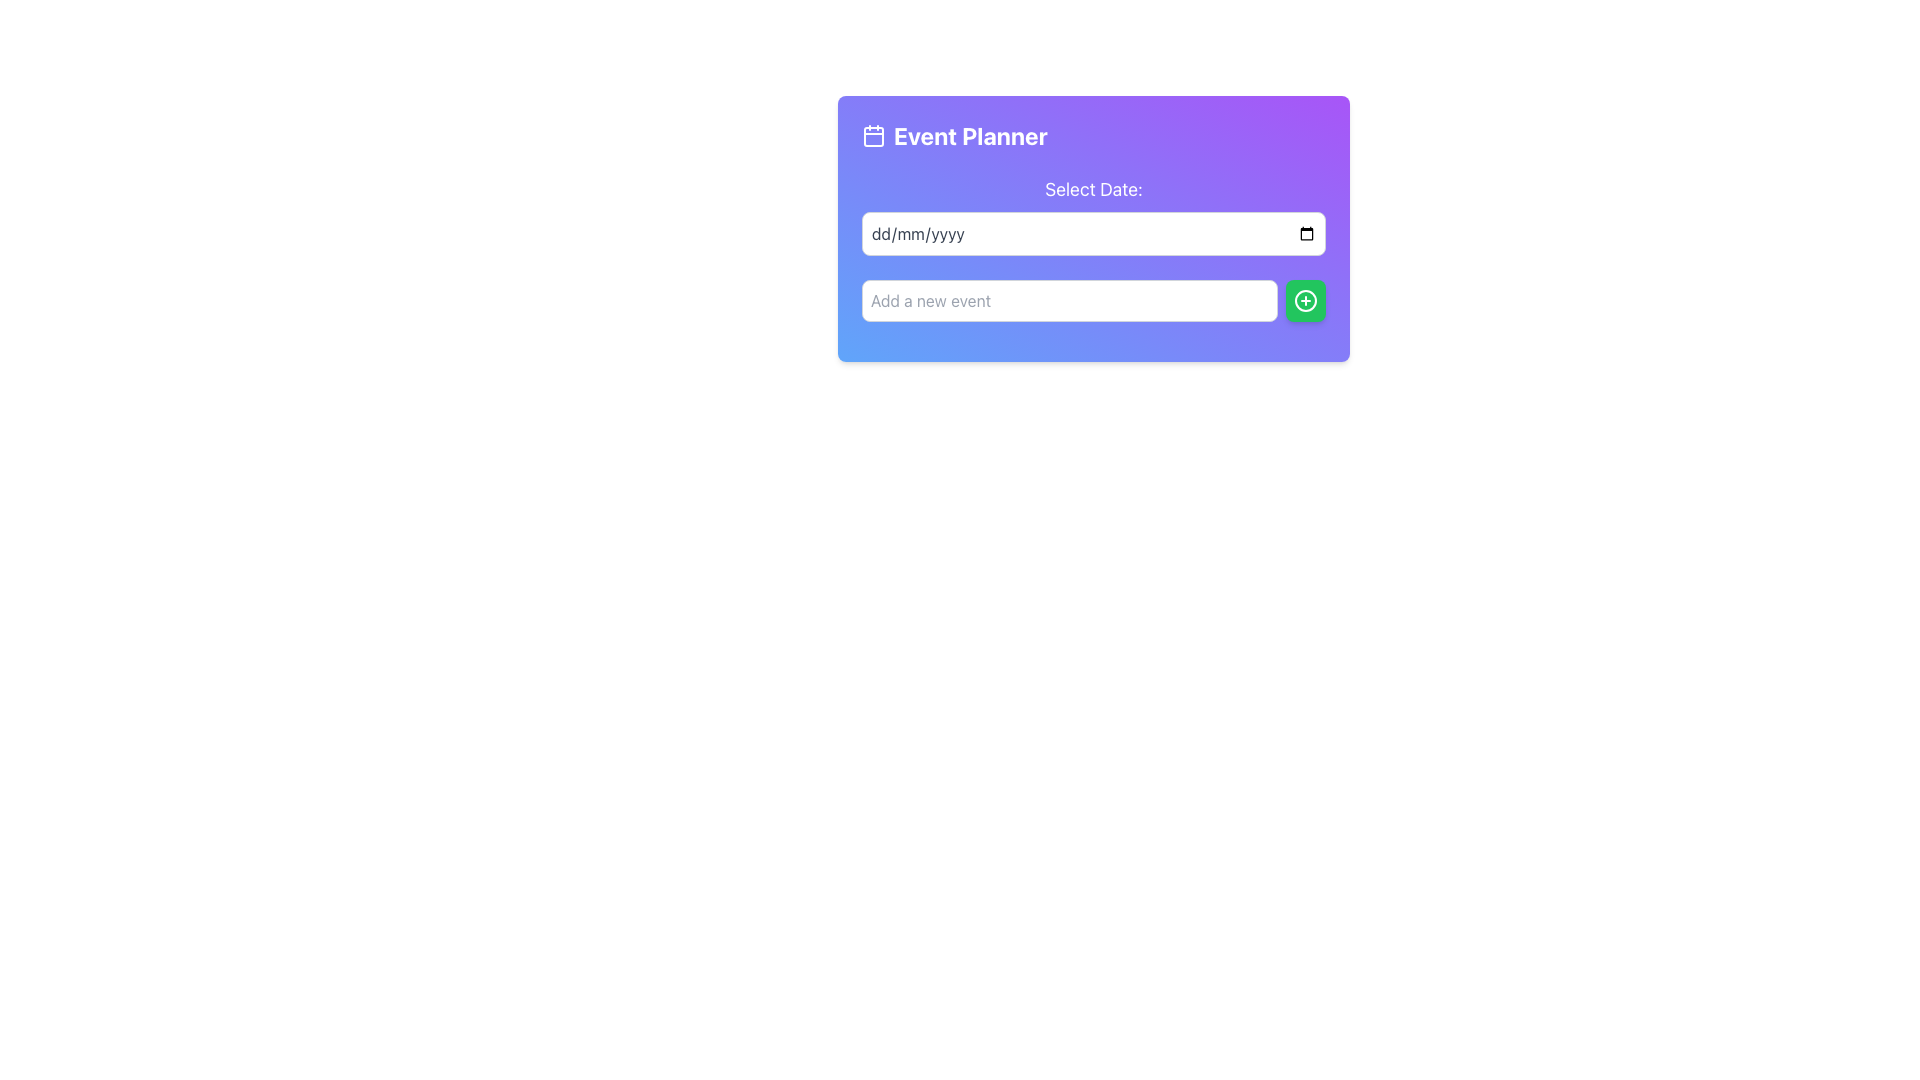 This screenshot has width=1920, height=1080. What do you see at coordinates (1093, 216) in the screenshot?
I see `the input field for date selection located below the 'Event Planner' title and above the 'Add a new event' input bar within a gradient card` at bounding box center [1093, 216].